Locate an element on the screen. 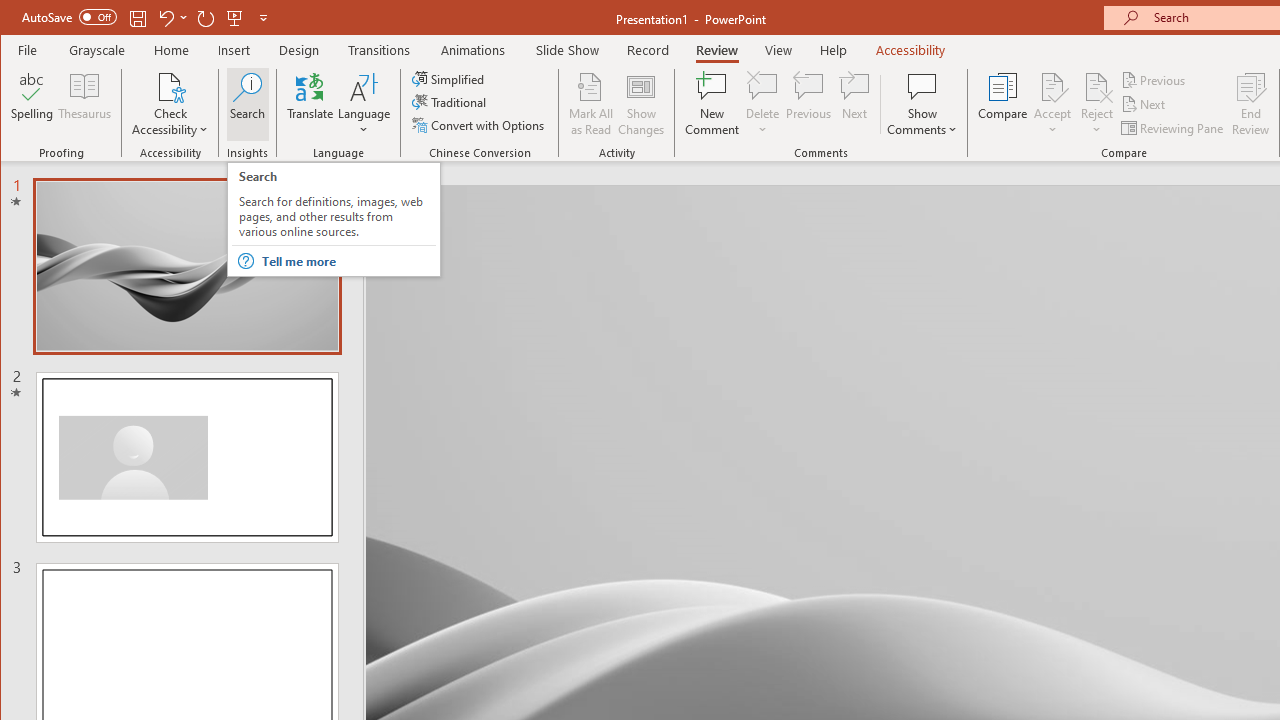  'Traditional' is located at coordinates (450, 102).